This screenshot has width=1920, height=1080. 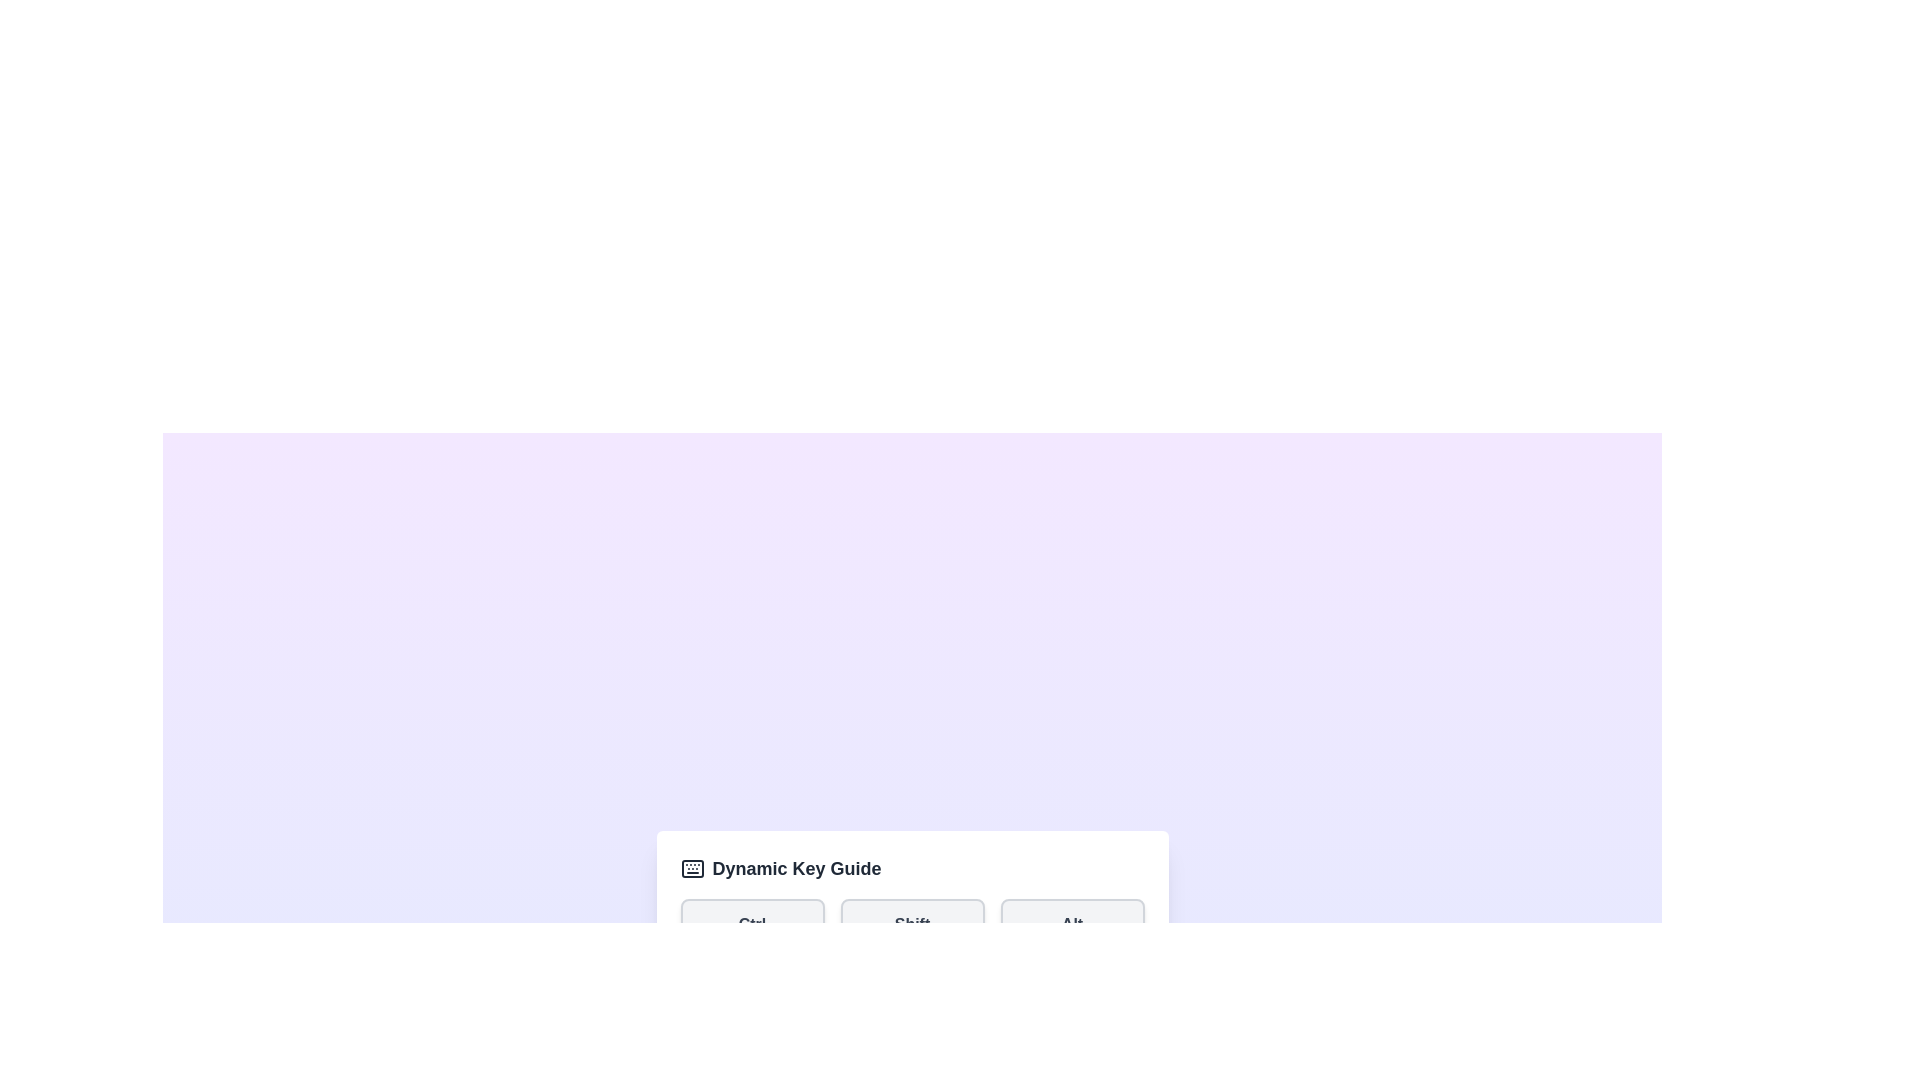 What do you see at coordinates (692, 867) in the screenshot?
I see `the keyboard icon, which is styled in line art format with rounded corners and located to the left of the 'Dynamic Key Guide' text` at bounding box center [692, 867].